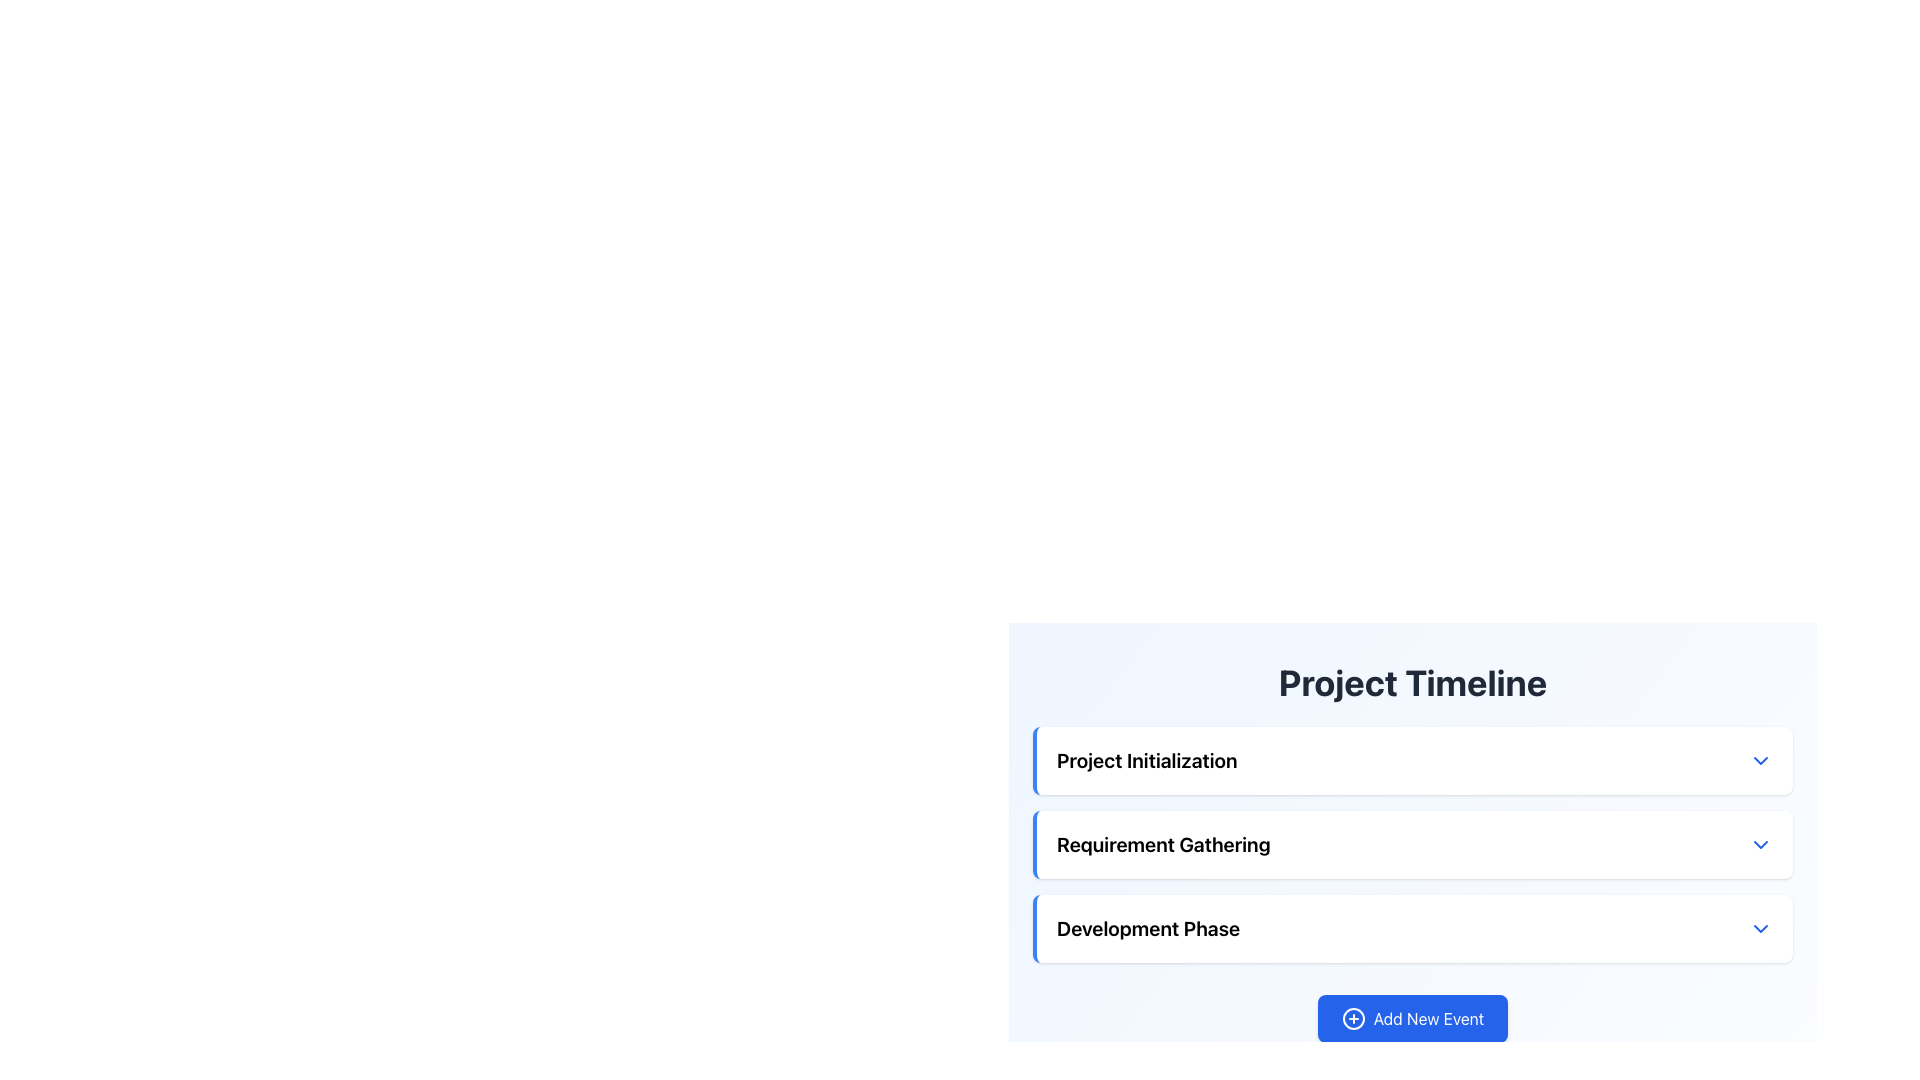 This screenshot has width=1920, height=1080. What do you see at coordinates (1761, 929) in the screenshot?
I see `the downward-facing chevron-shaped dropdown toggle icon located at the right edge of the 'Development Phase' section` at bounding box center [1761, 929].